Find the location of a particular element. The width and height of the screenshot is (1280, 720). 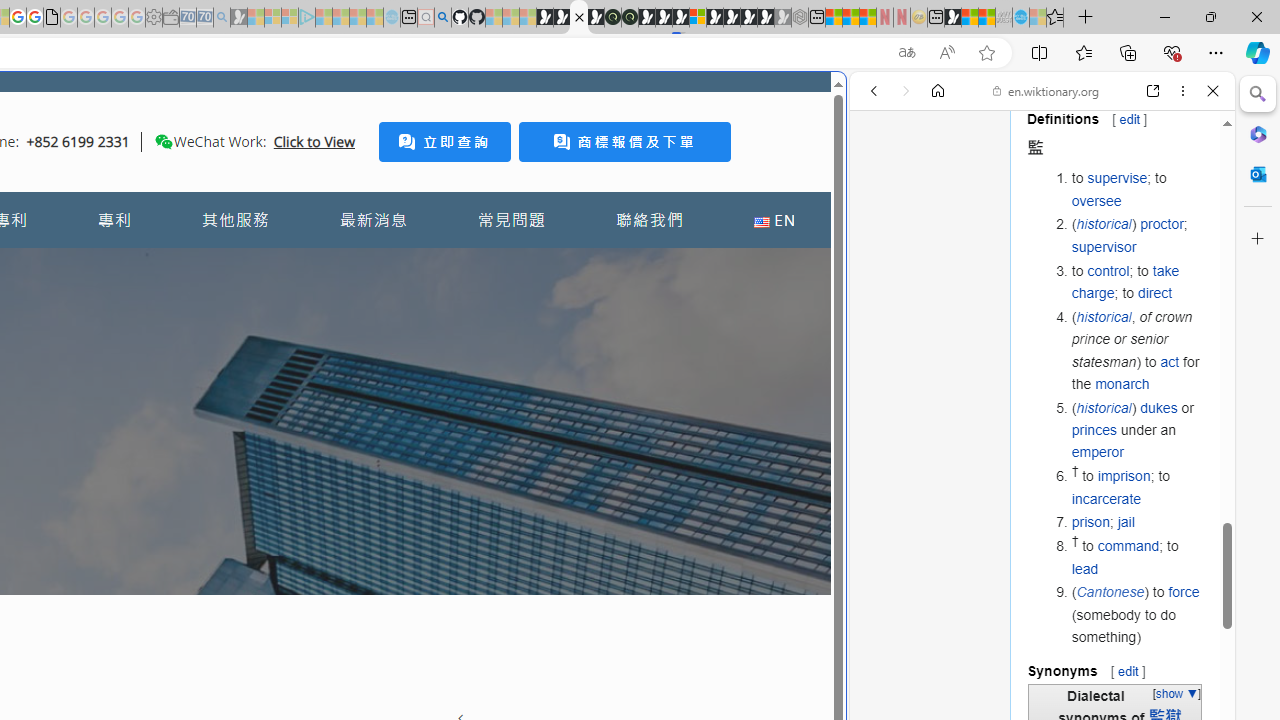

'proctor' is located at coordinates (1162, 224).